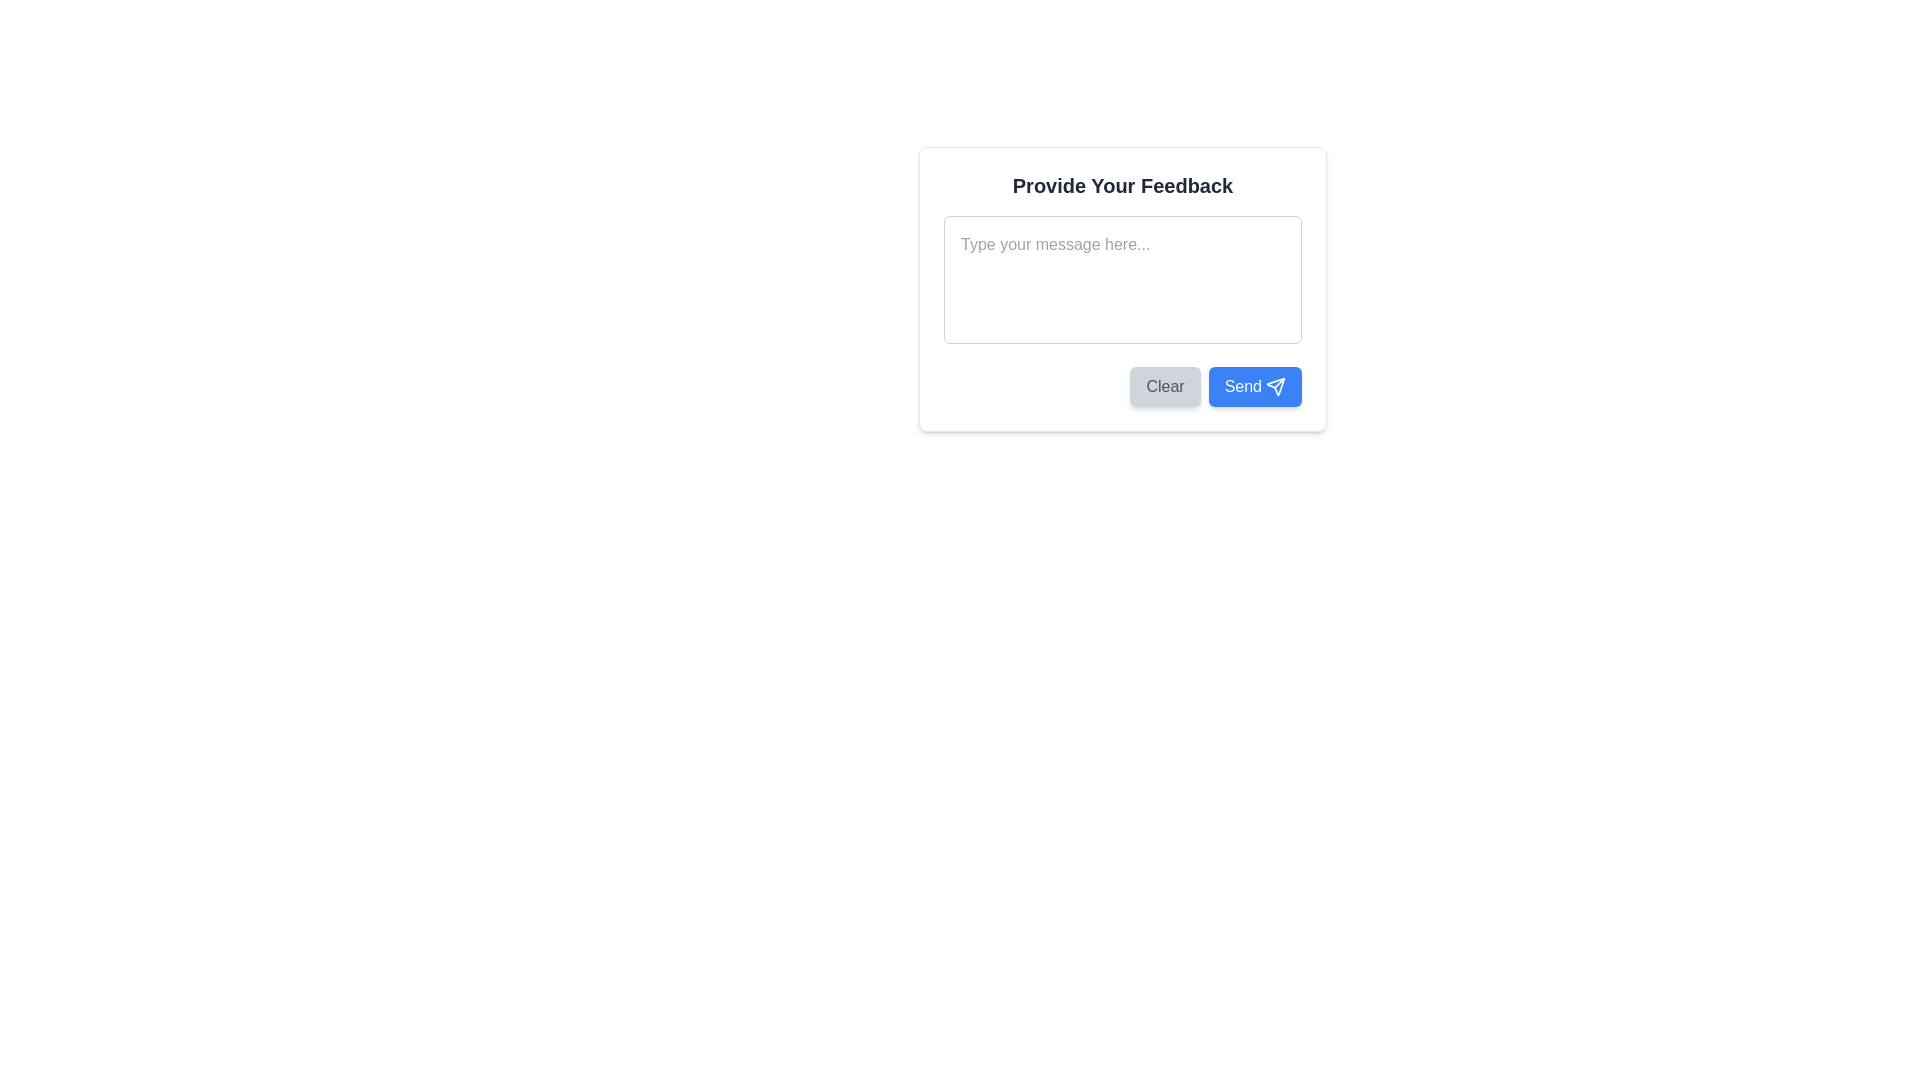 Image resolution: width=1920 pixels, height=1080 pixels. Describe the element at coordinates (1254, 386) in the screenshot. I see `the submit button located to the immediate right of the 'Clear' button in the lower right of the feedback form` at that location.